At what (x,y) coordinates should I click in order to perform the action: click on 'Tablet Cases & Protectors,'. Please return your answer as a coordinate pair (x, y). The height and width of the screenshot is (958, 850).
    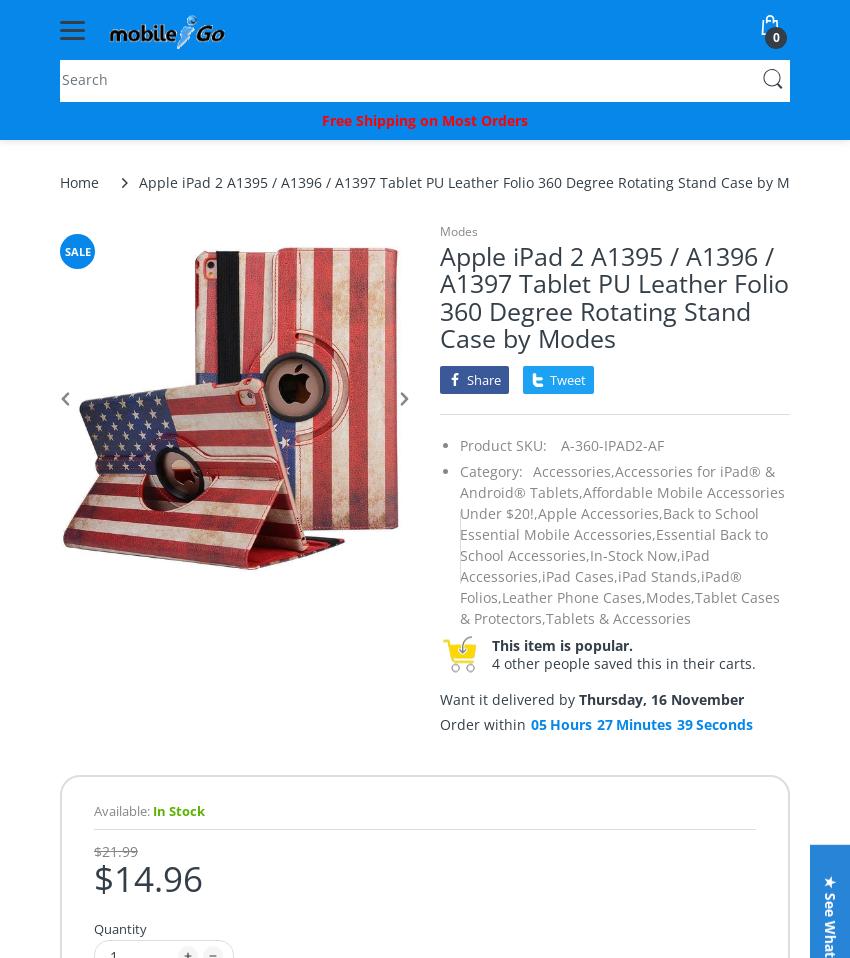
    Looking at the image, I should click on (618, 606).